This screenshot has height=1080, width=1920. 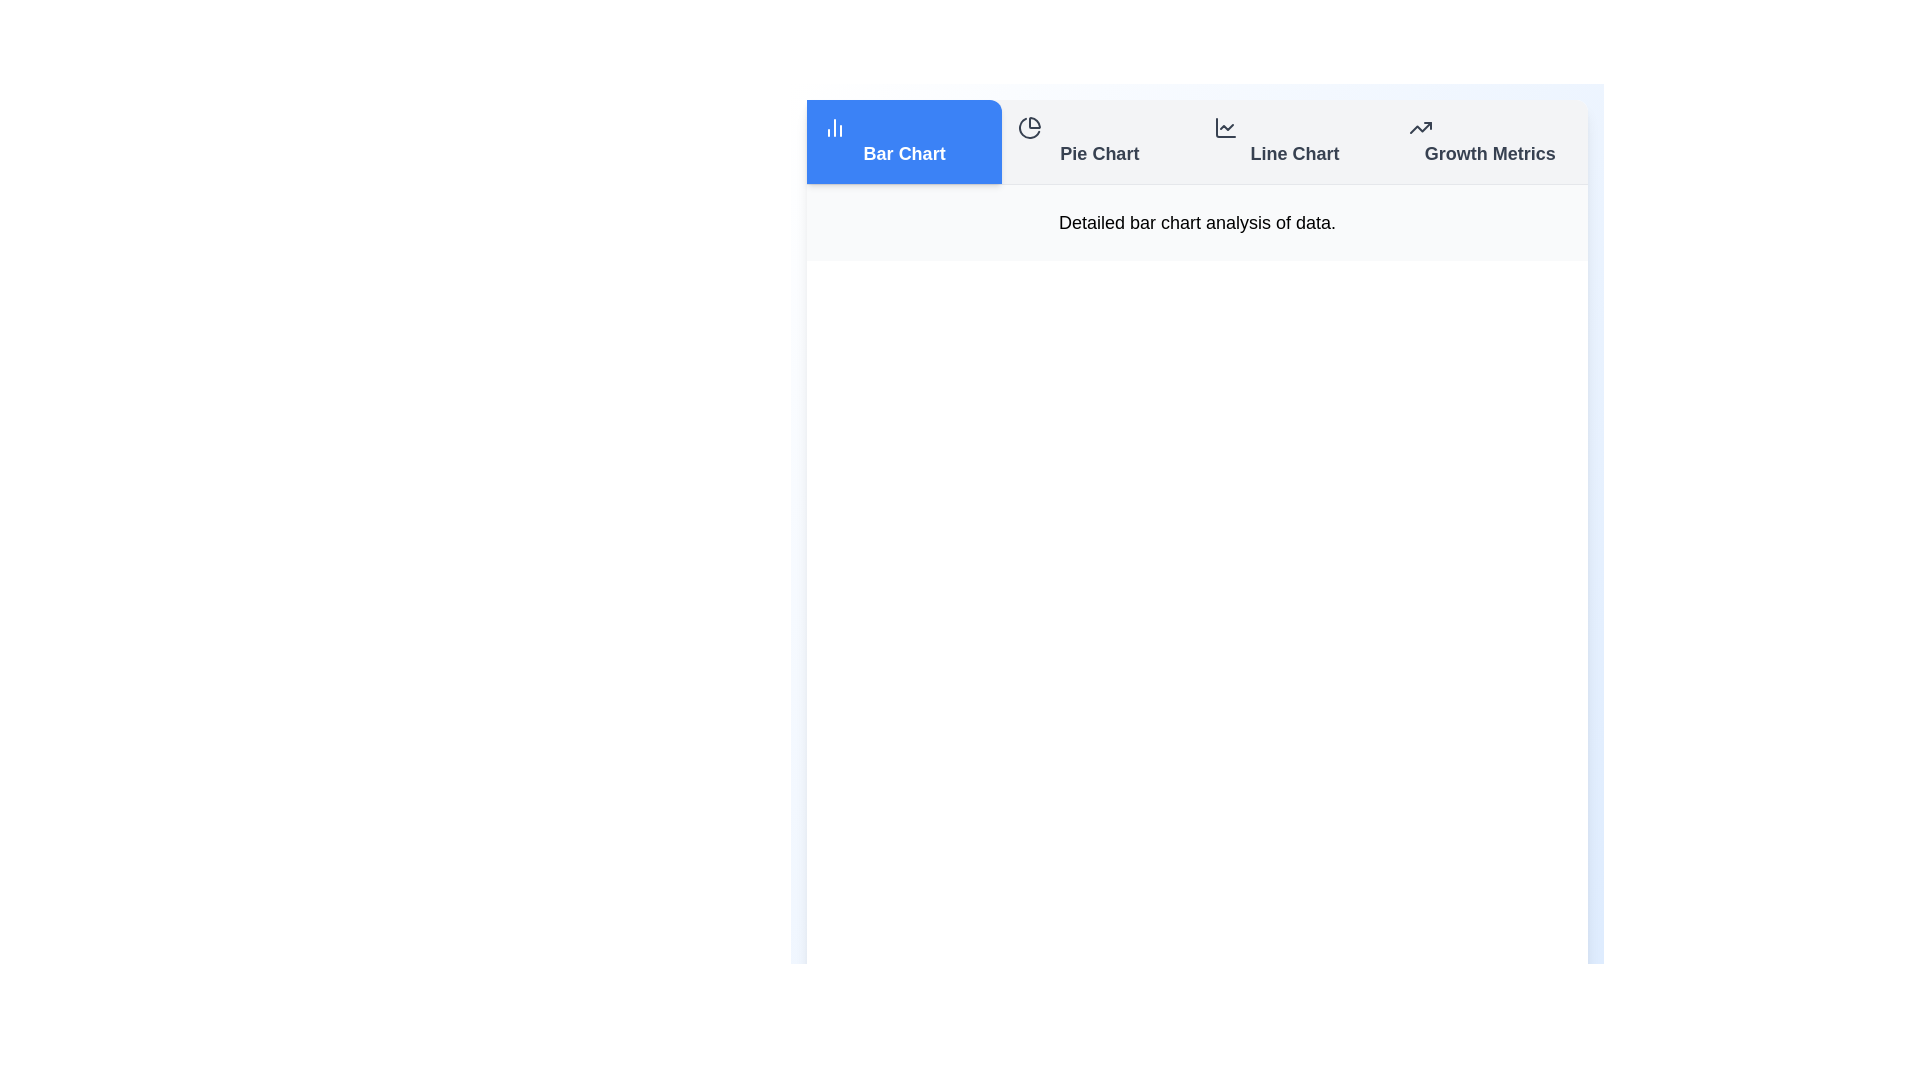 What do you see at coordinates (1295, 141) in the screenshot?
I see `the chart type Line Chart by clicking the corresponding tab button` at bounding box center [1295, 141].